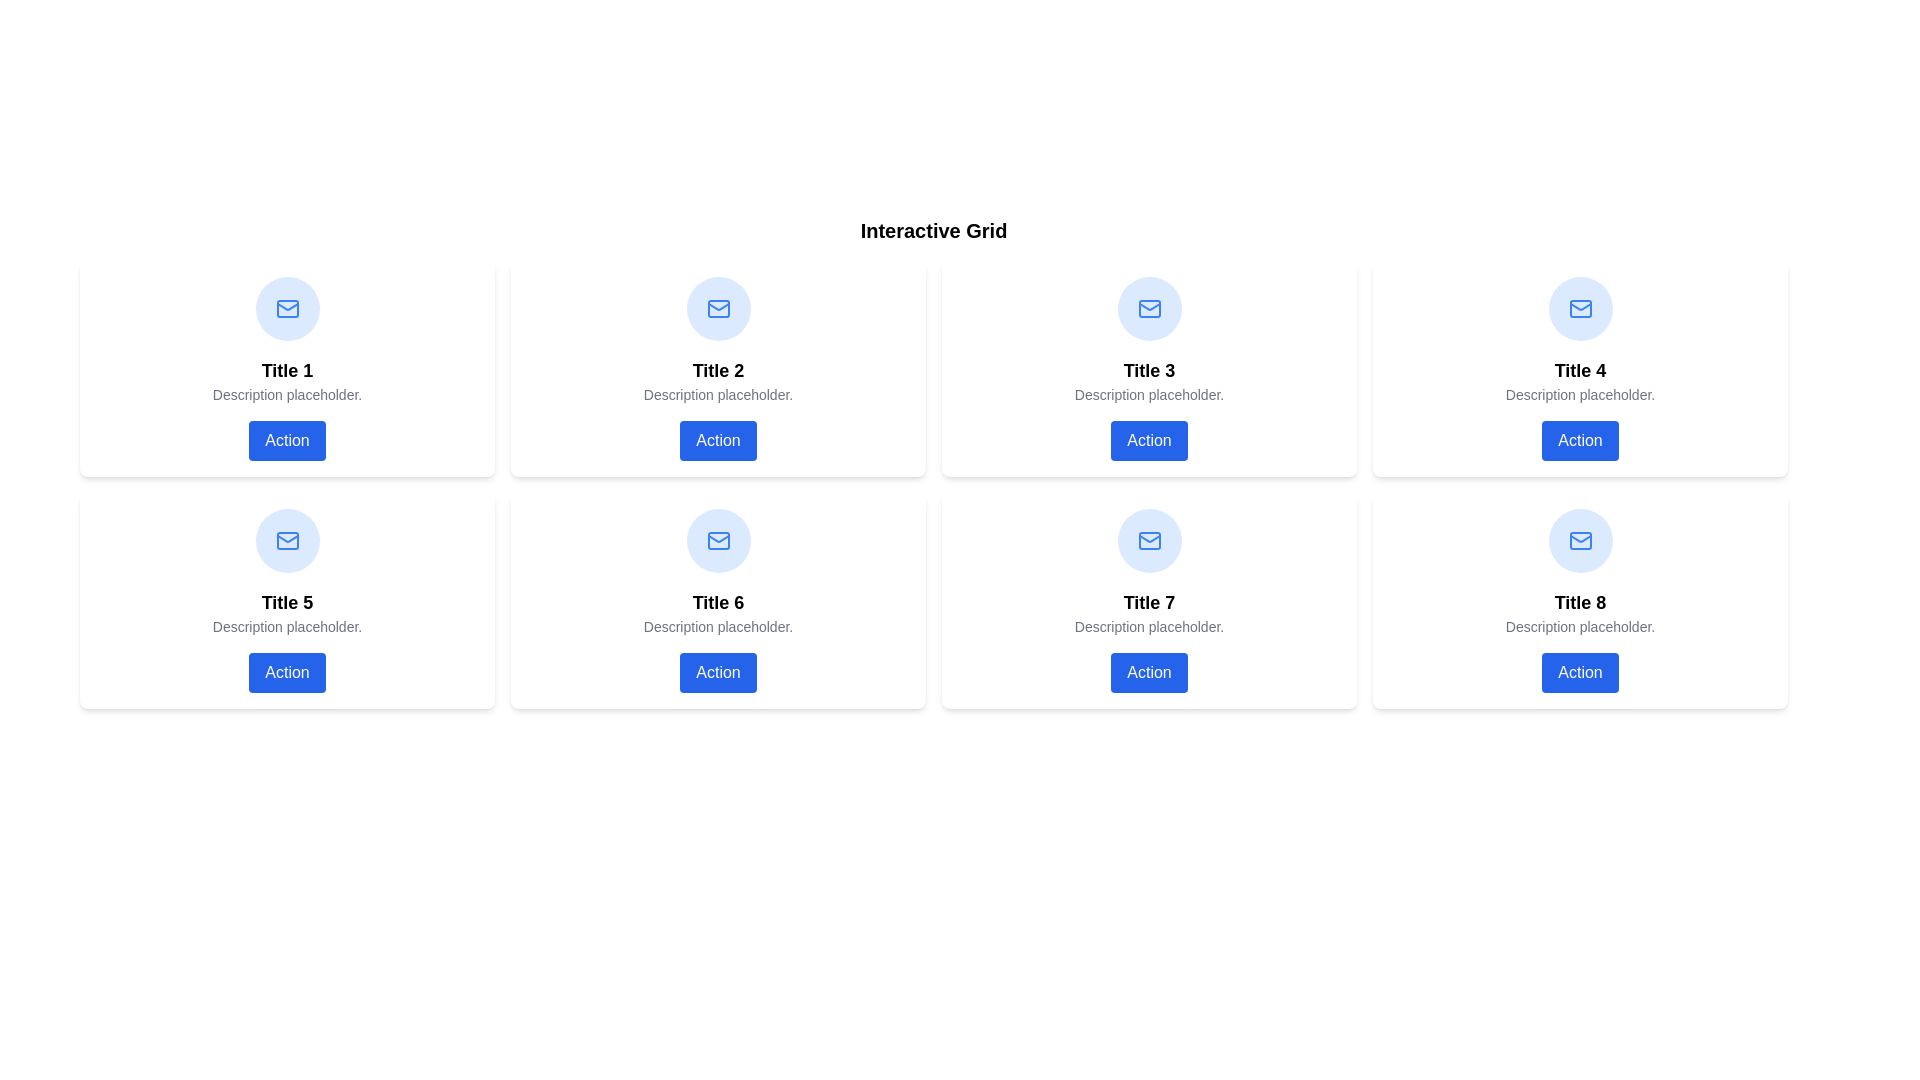 This screenshot has height=1080, width=1920. Describe the element at coordinates (1149, 540) in the screenshot. I see `the Decorative Icon located in the second row, third column of the grid, which represents a messaging or email-related function` at that location.